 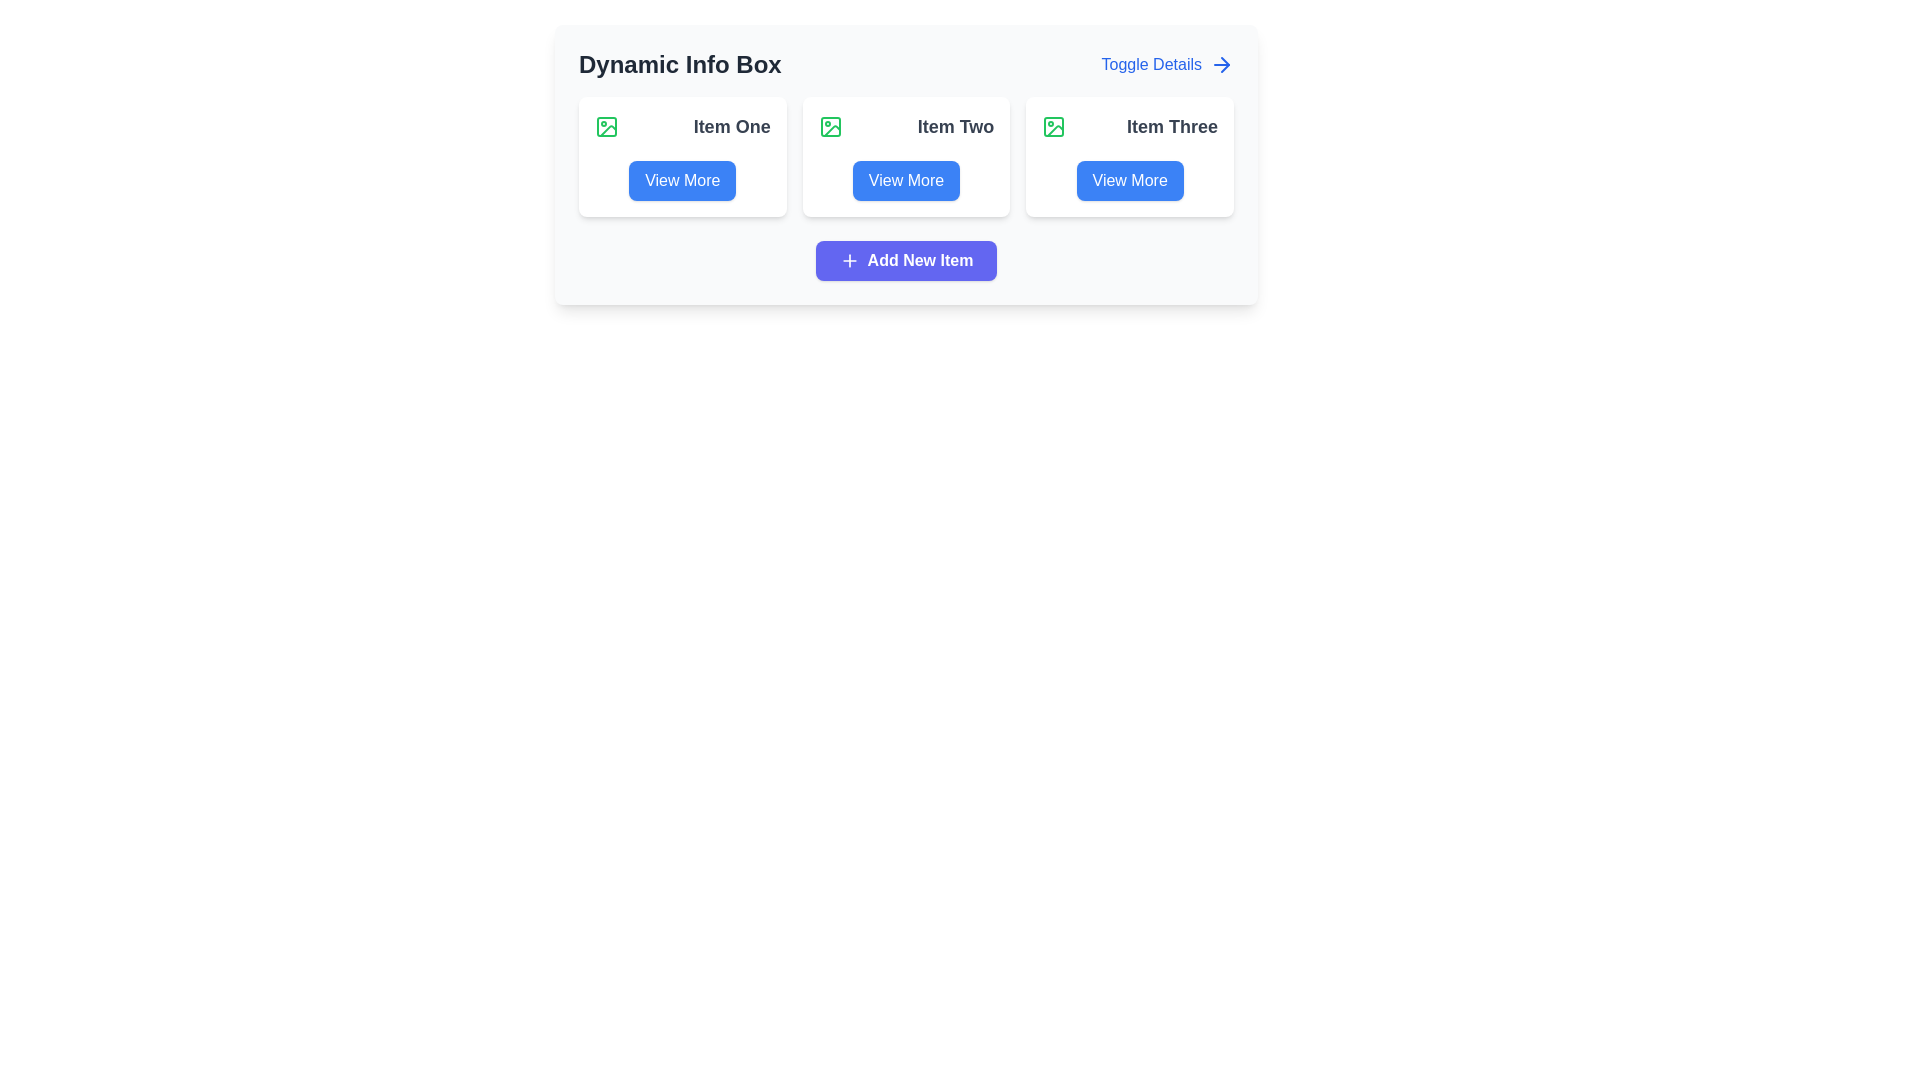 What do you see at coordinates (1130, 181) in the screenshot?
I see `the button located in the third item box labeled 'Item Three'` at bounding box center [1130, 181].